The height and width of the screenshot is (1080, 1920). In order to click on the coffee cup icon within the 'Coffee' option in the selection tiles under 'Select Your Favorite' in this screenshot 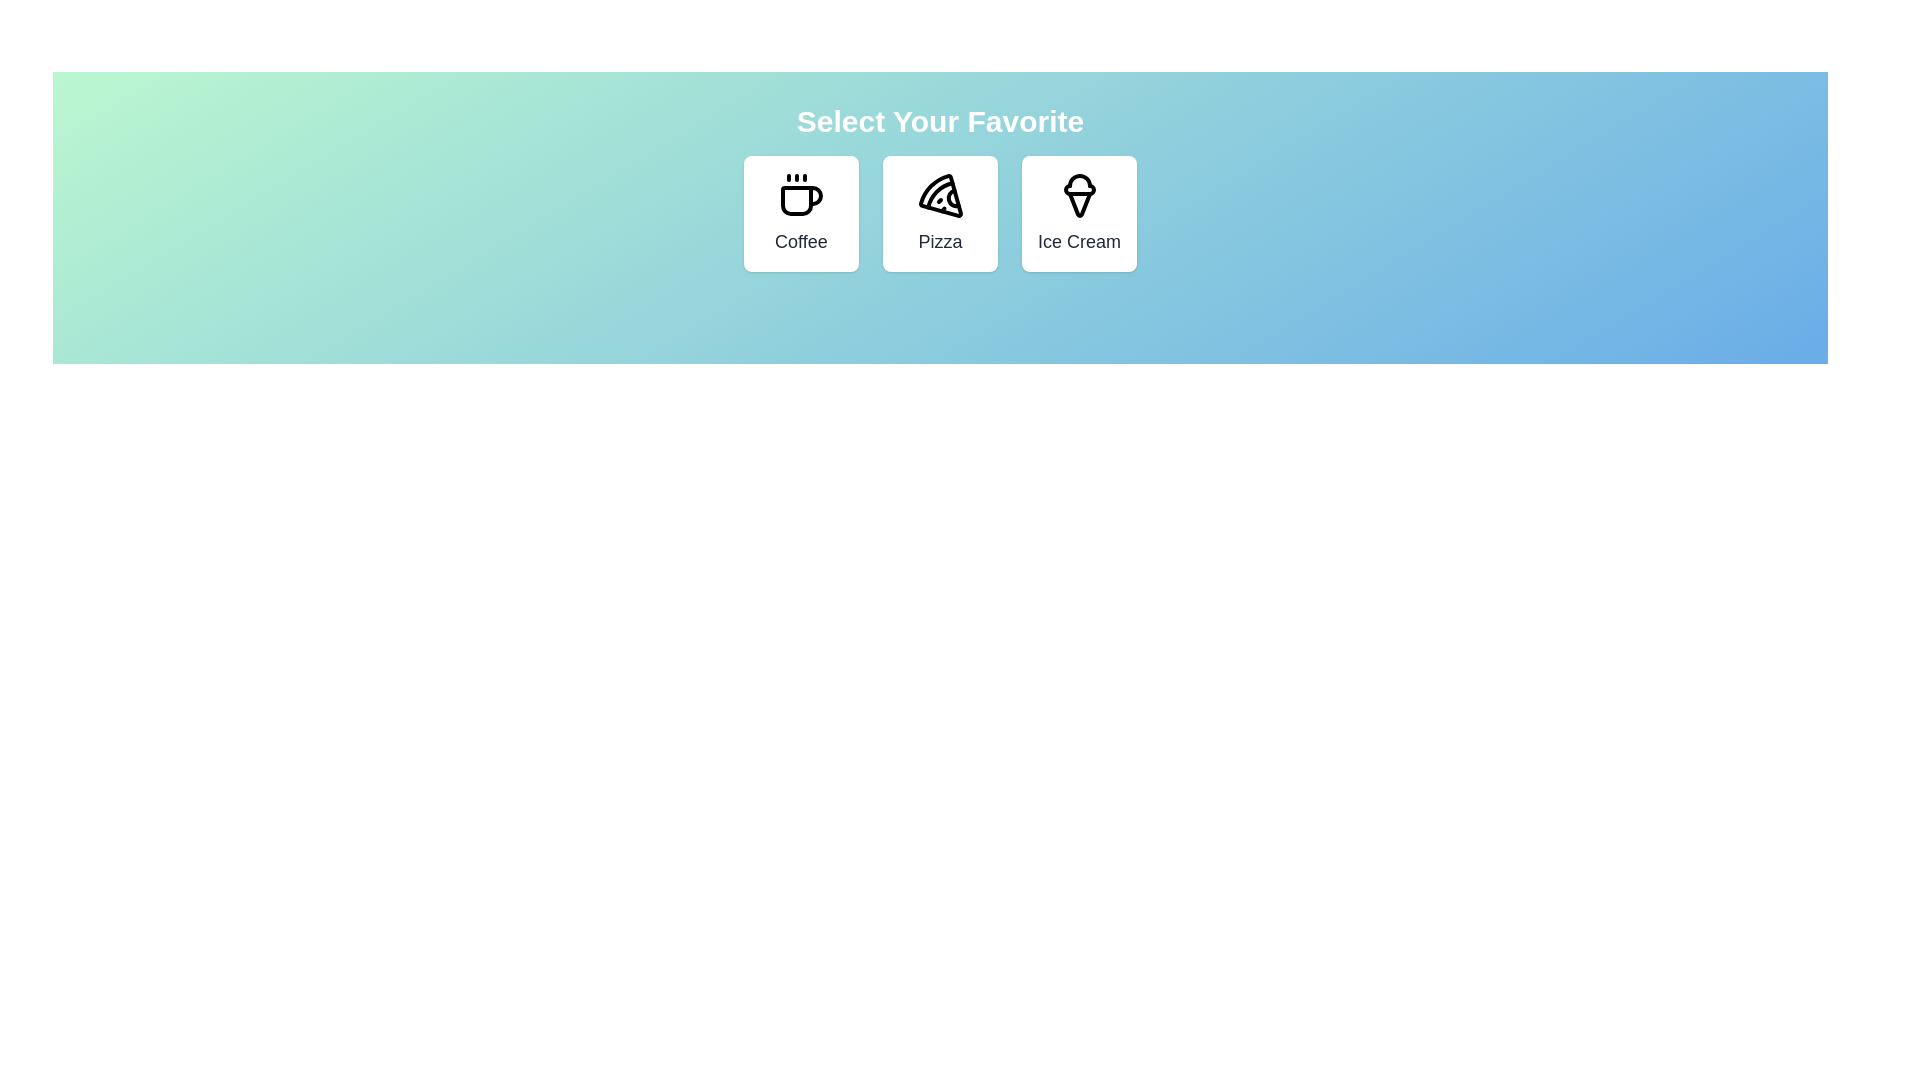, I will do `click(802, 200)`.